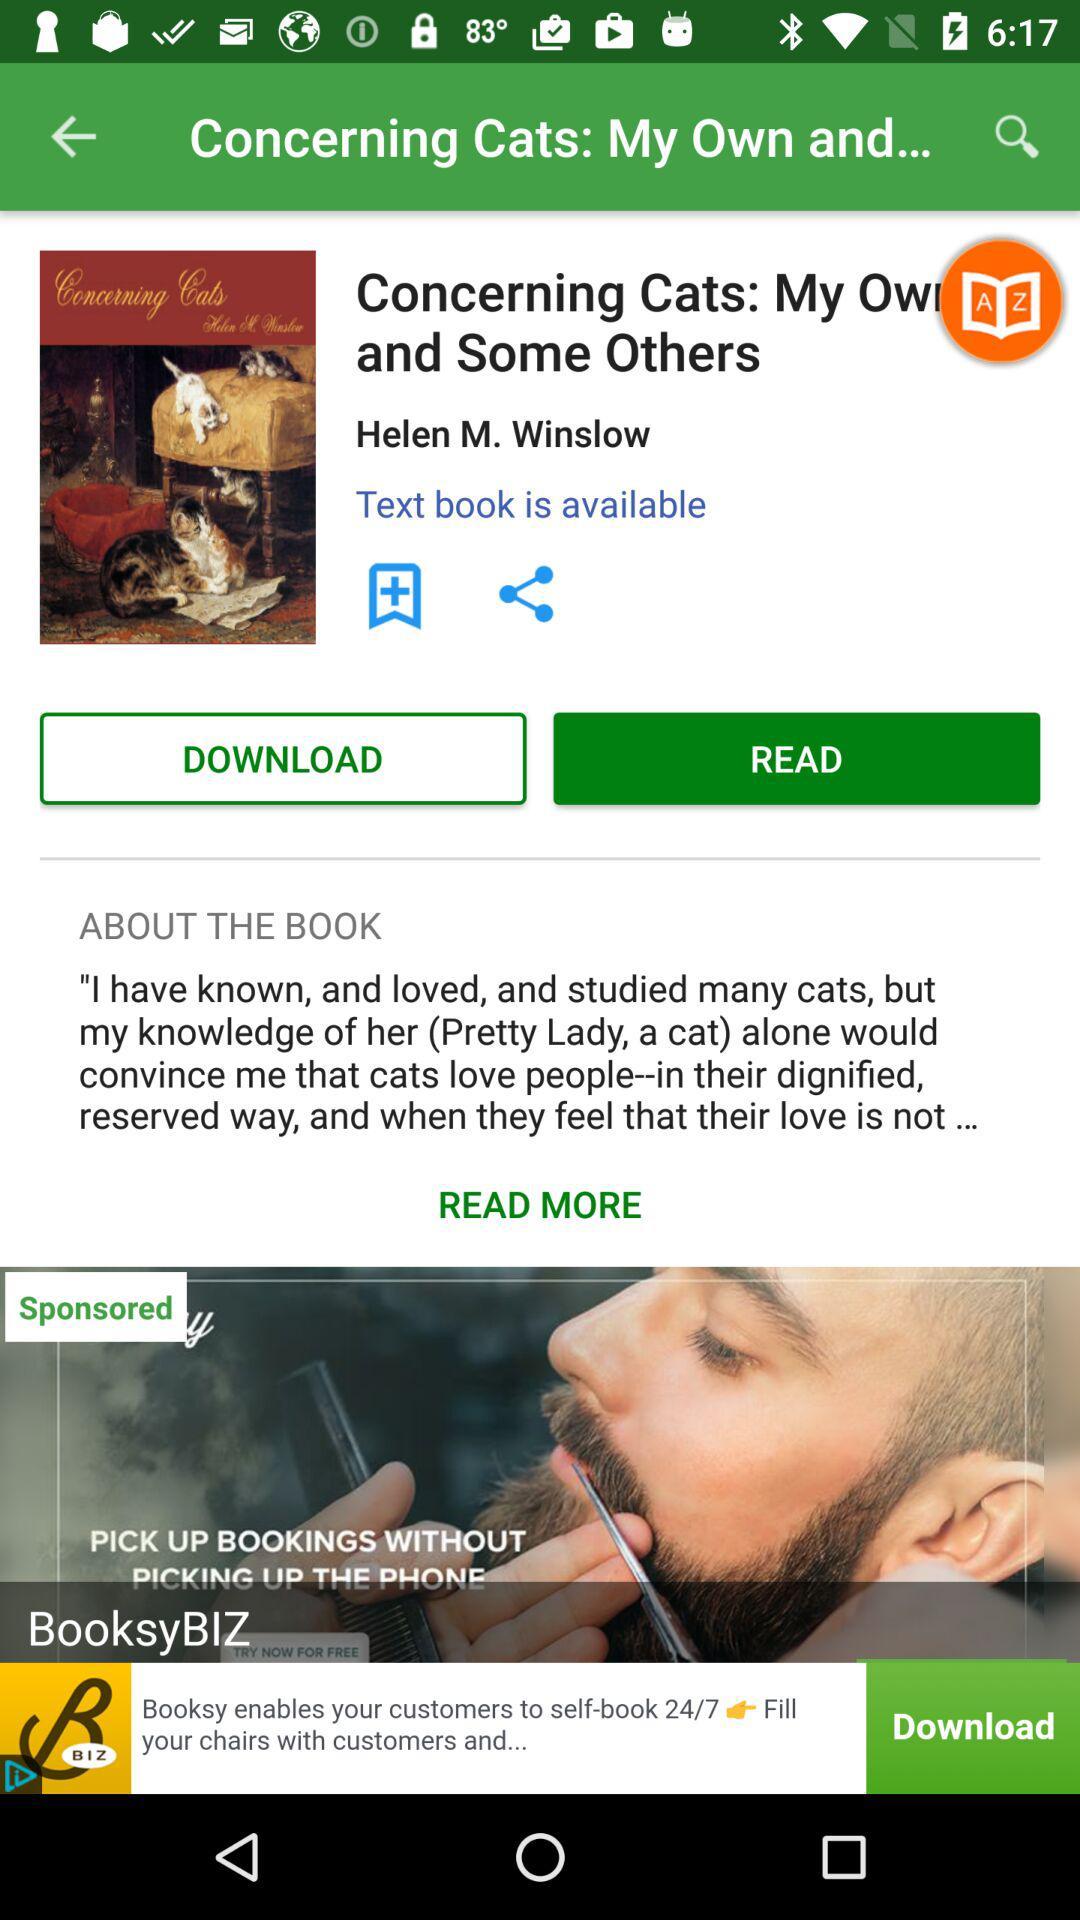 This screenshot has width=1080, height=1920. Describe the element at coordinates (552, 606) in the screenshot. I see `the share icon` at that location.